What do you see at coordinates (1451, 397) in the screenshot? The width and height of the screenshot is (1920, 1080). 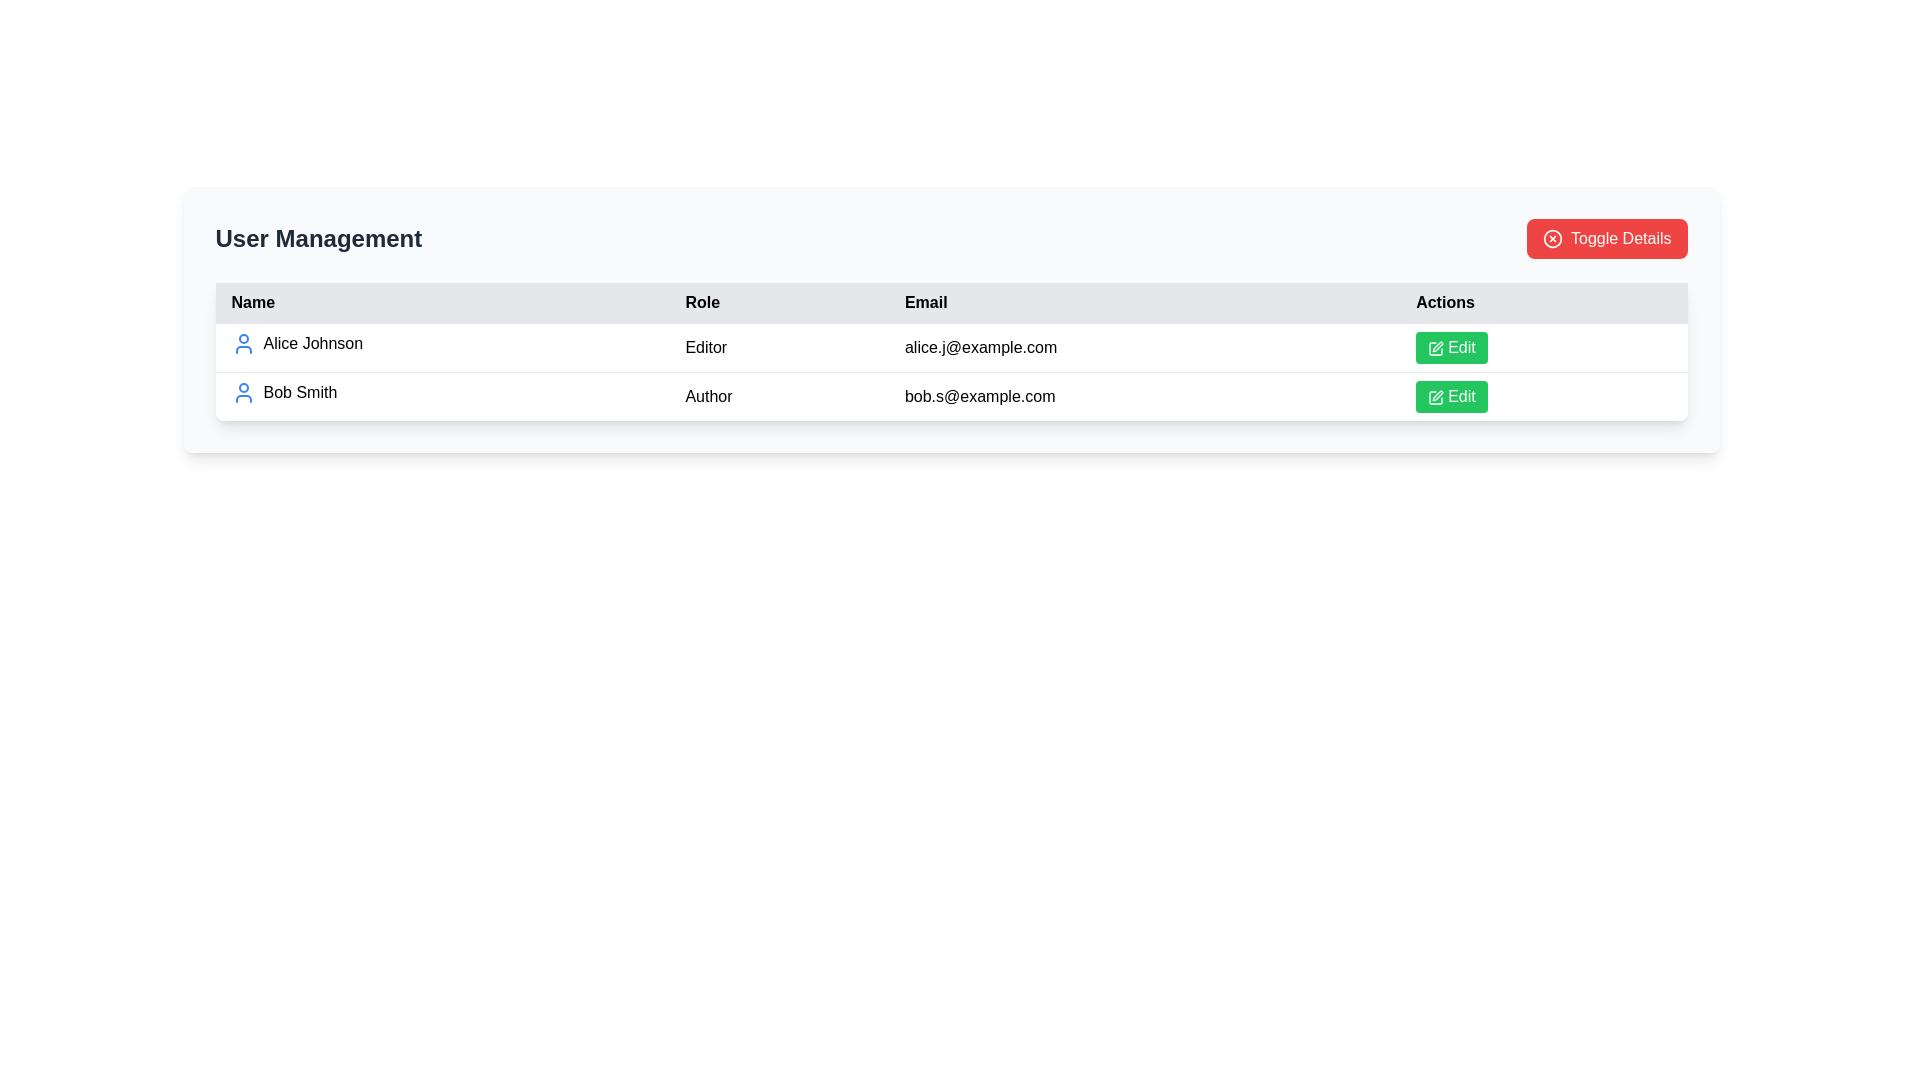 I see `the second 'Edit' button in the 'Actions' column corresponding to 'Bob Smith' to observe the visual interaction effect` at bounding box center [1451, 397].